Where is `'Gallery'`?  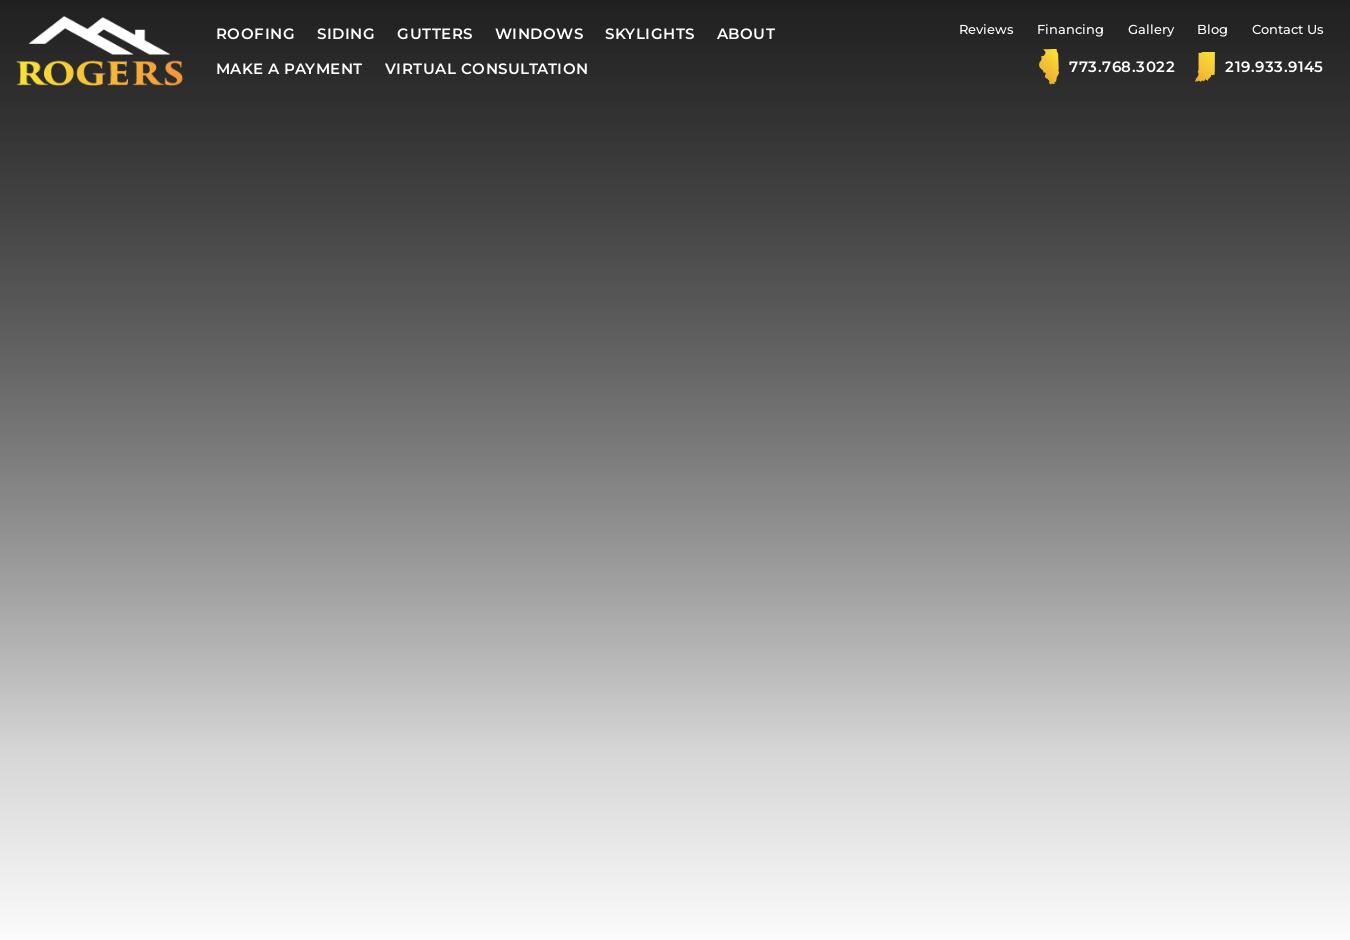
'Gallery' is located at coordinates (1149, 29).